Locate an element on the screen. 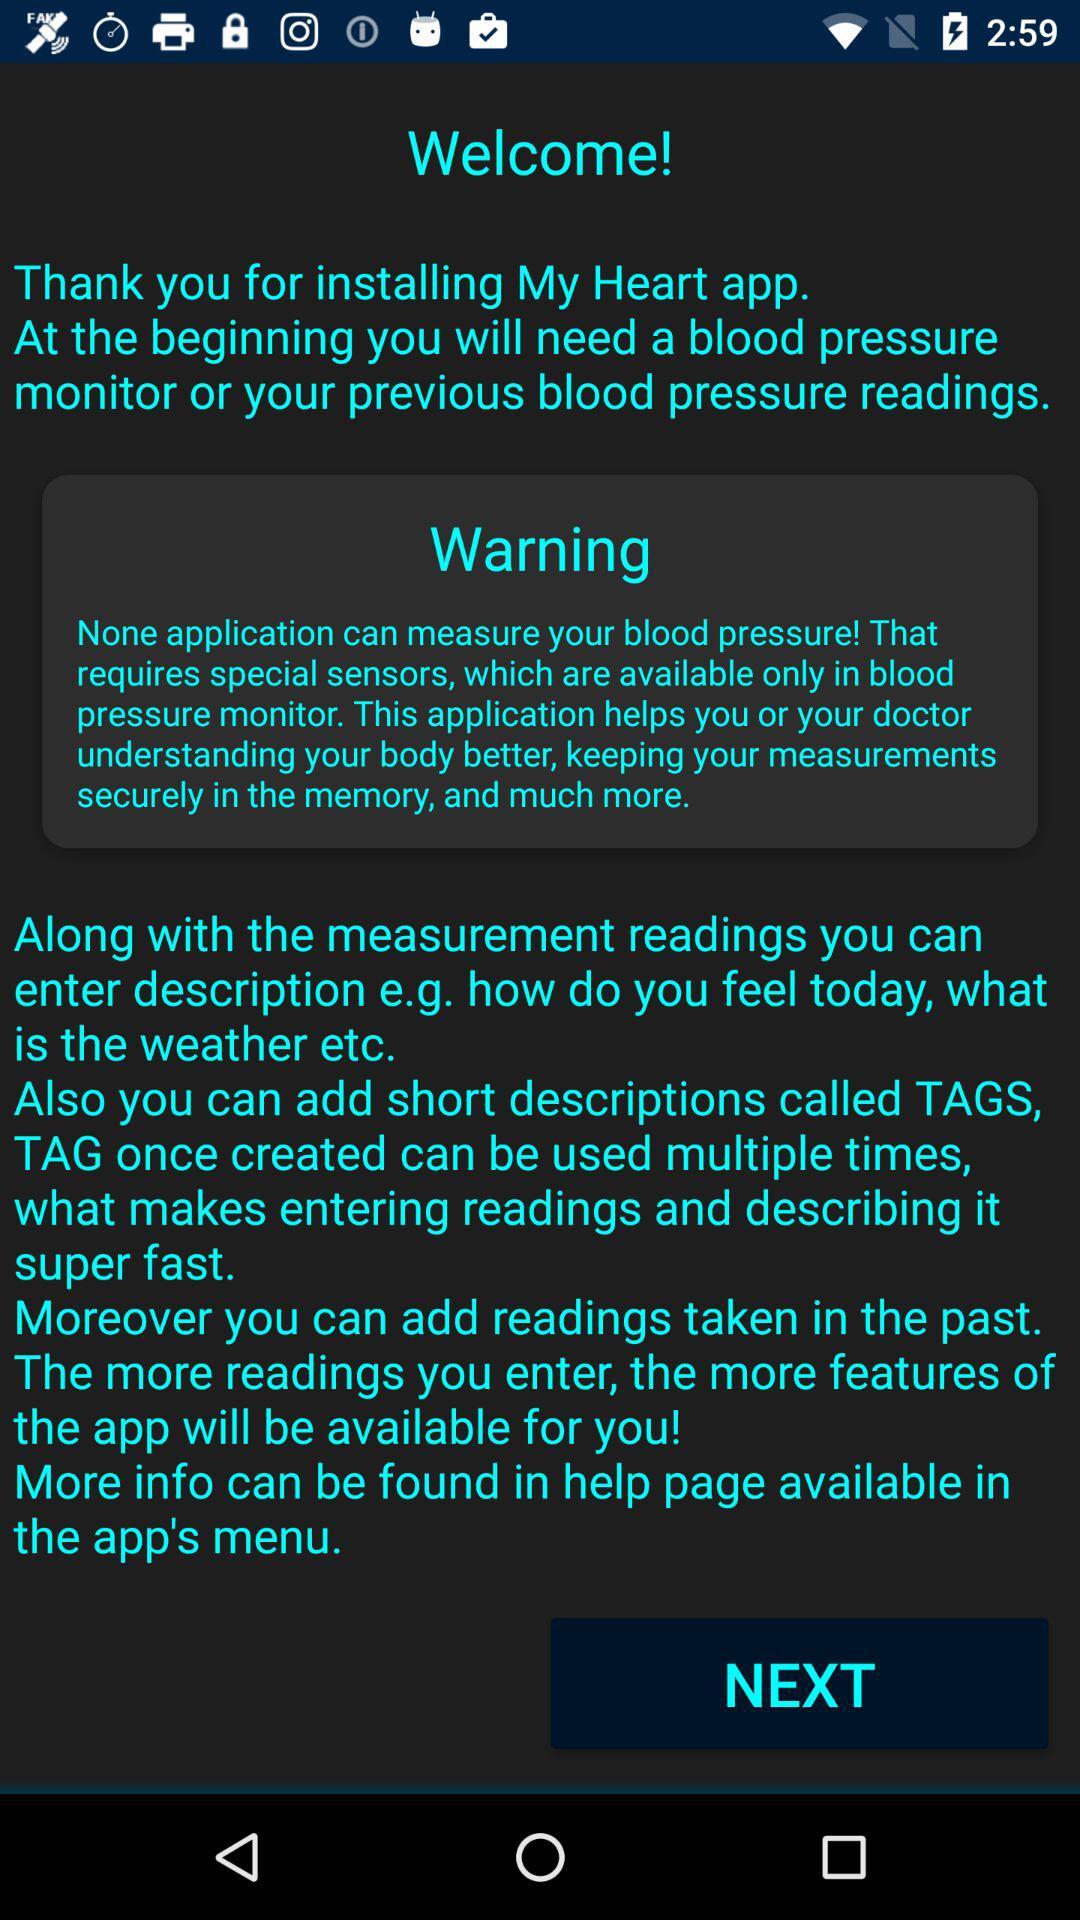  the item at the bottom right corner is located at coordinates (798, 1682).